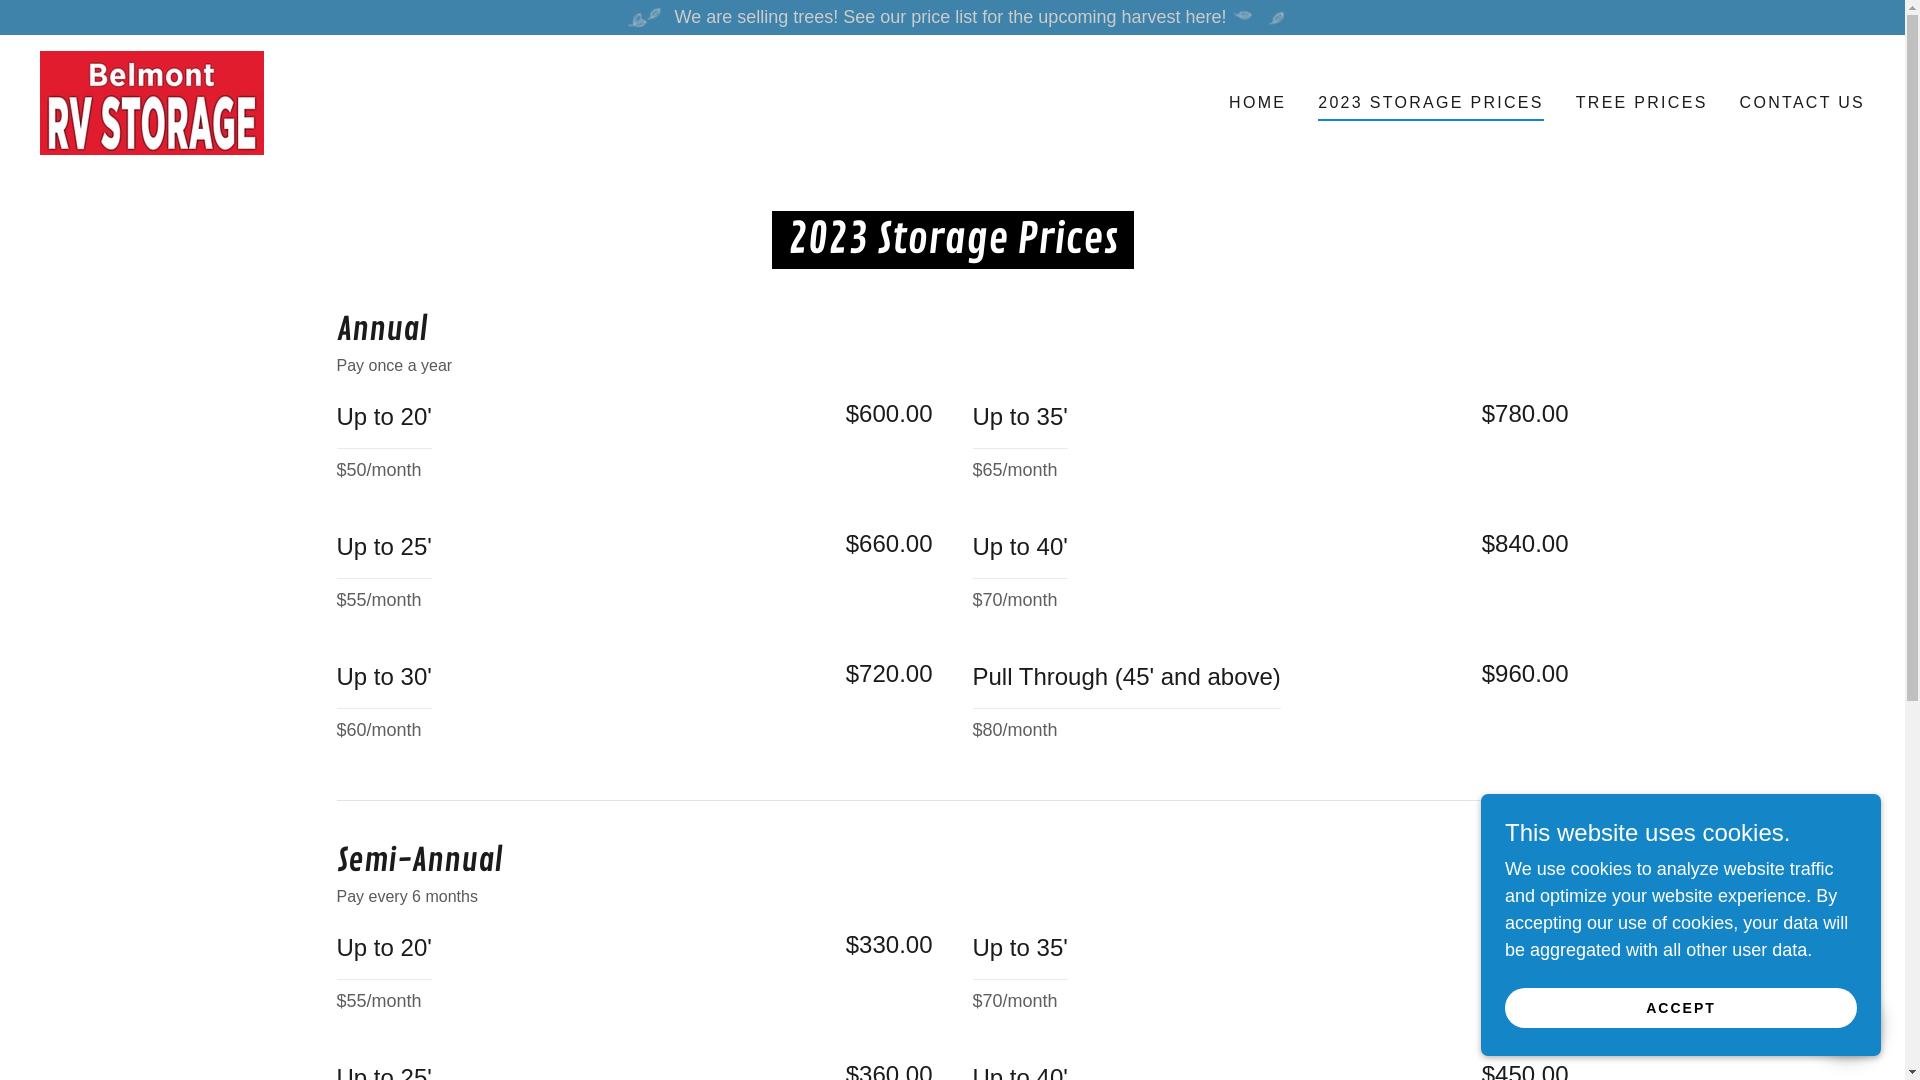 This screenshot has height=1080, width=1920. What do you see at coordinates (1641, 103) in the screenshot?
I see `'TREE PRICES'` at bounding box center [1641, 103].